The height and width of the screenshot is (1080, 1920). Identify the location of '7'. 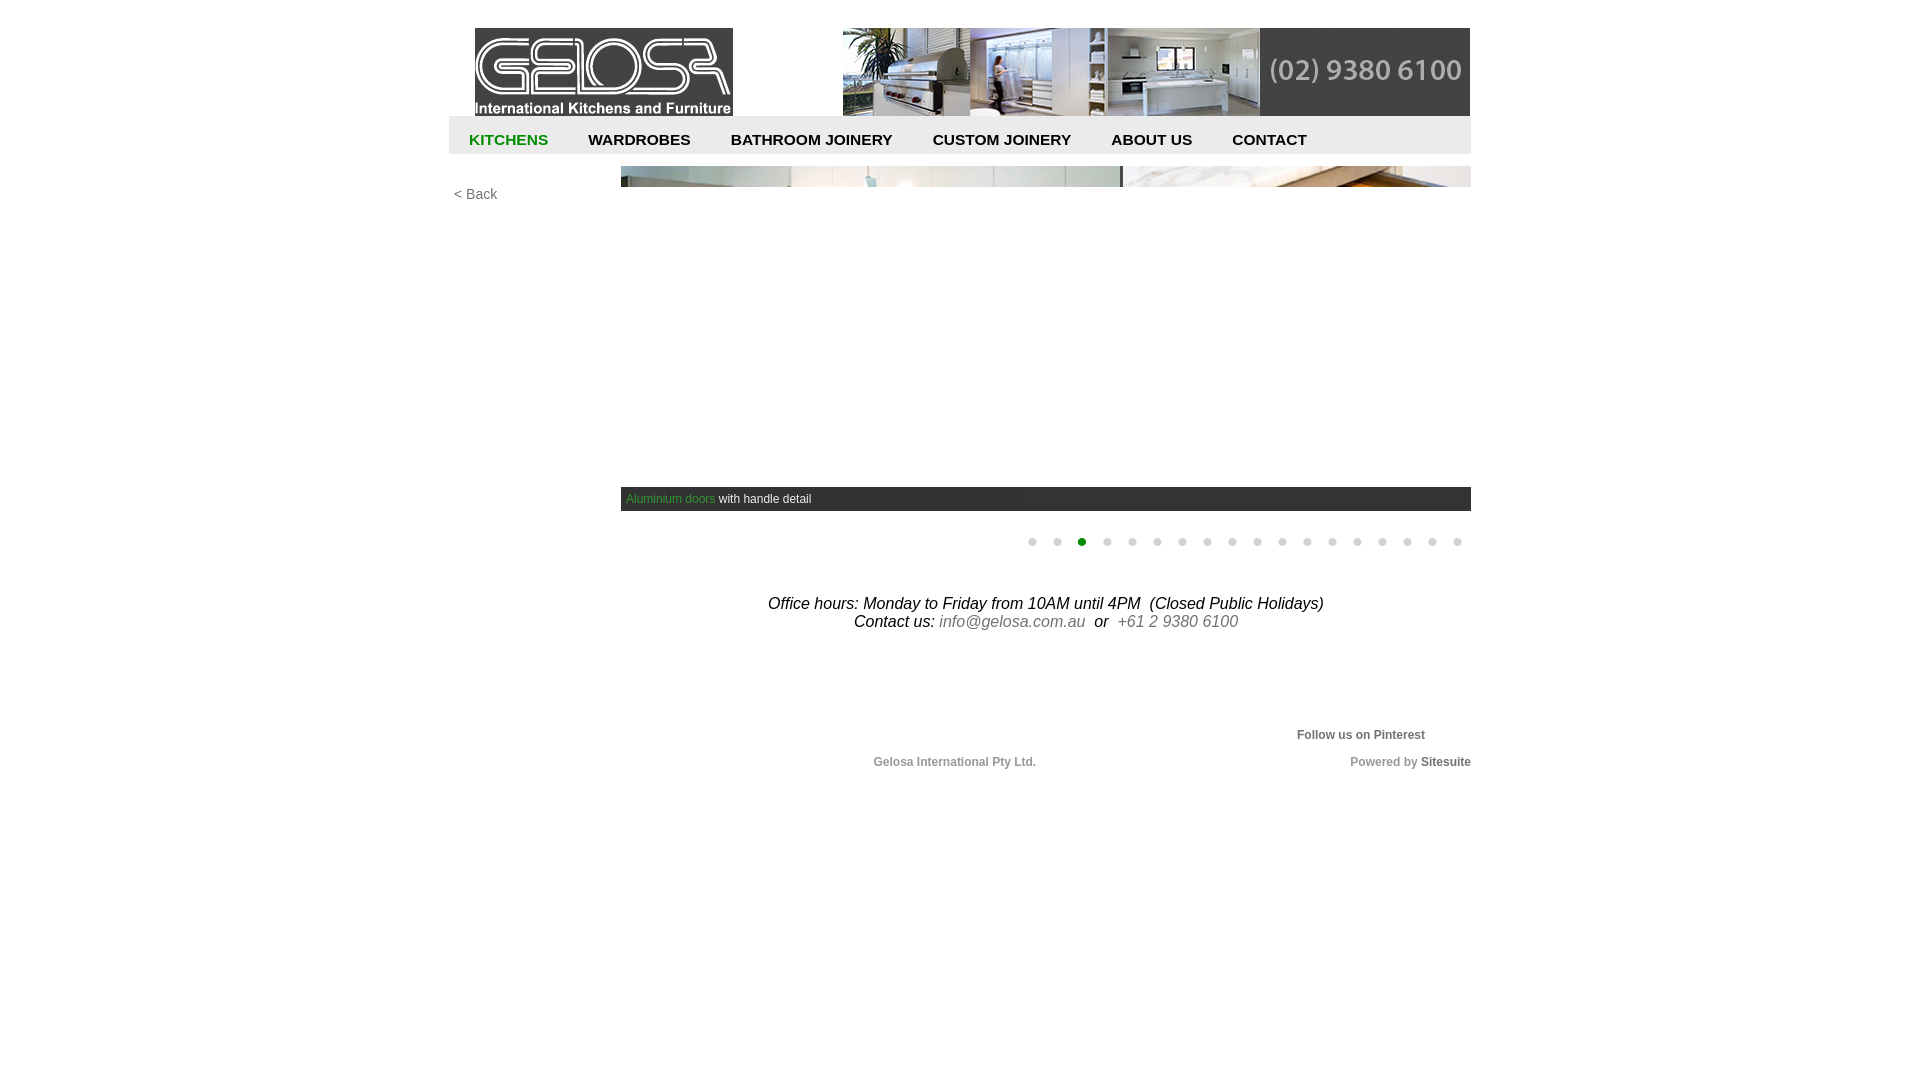
(1181, 542).